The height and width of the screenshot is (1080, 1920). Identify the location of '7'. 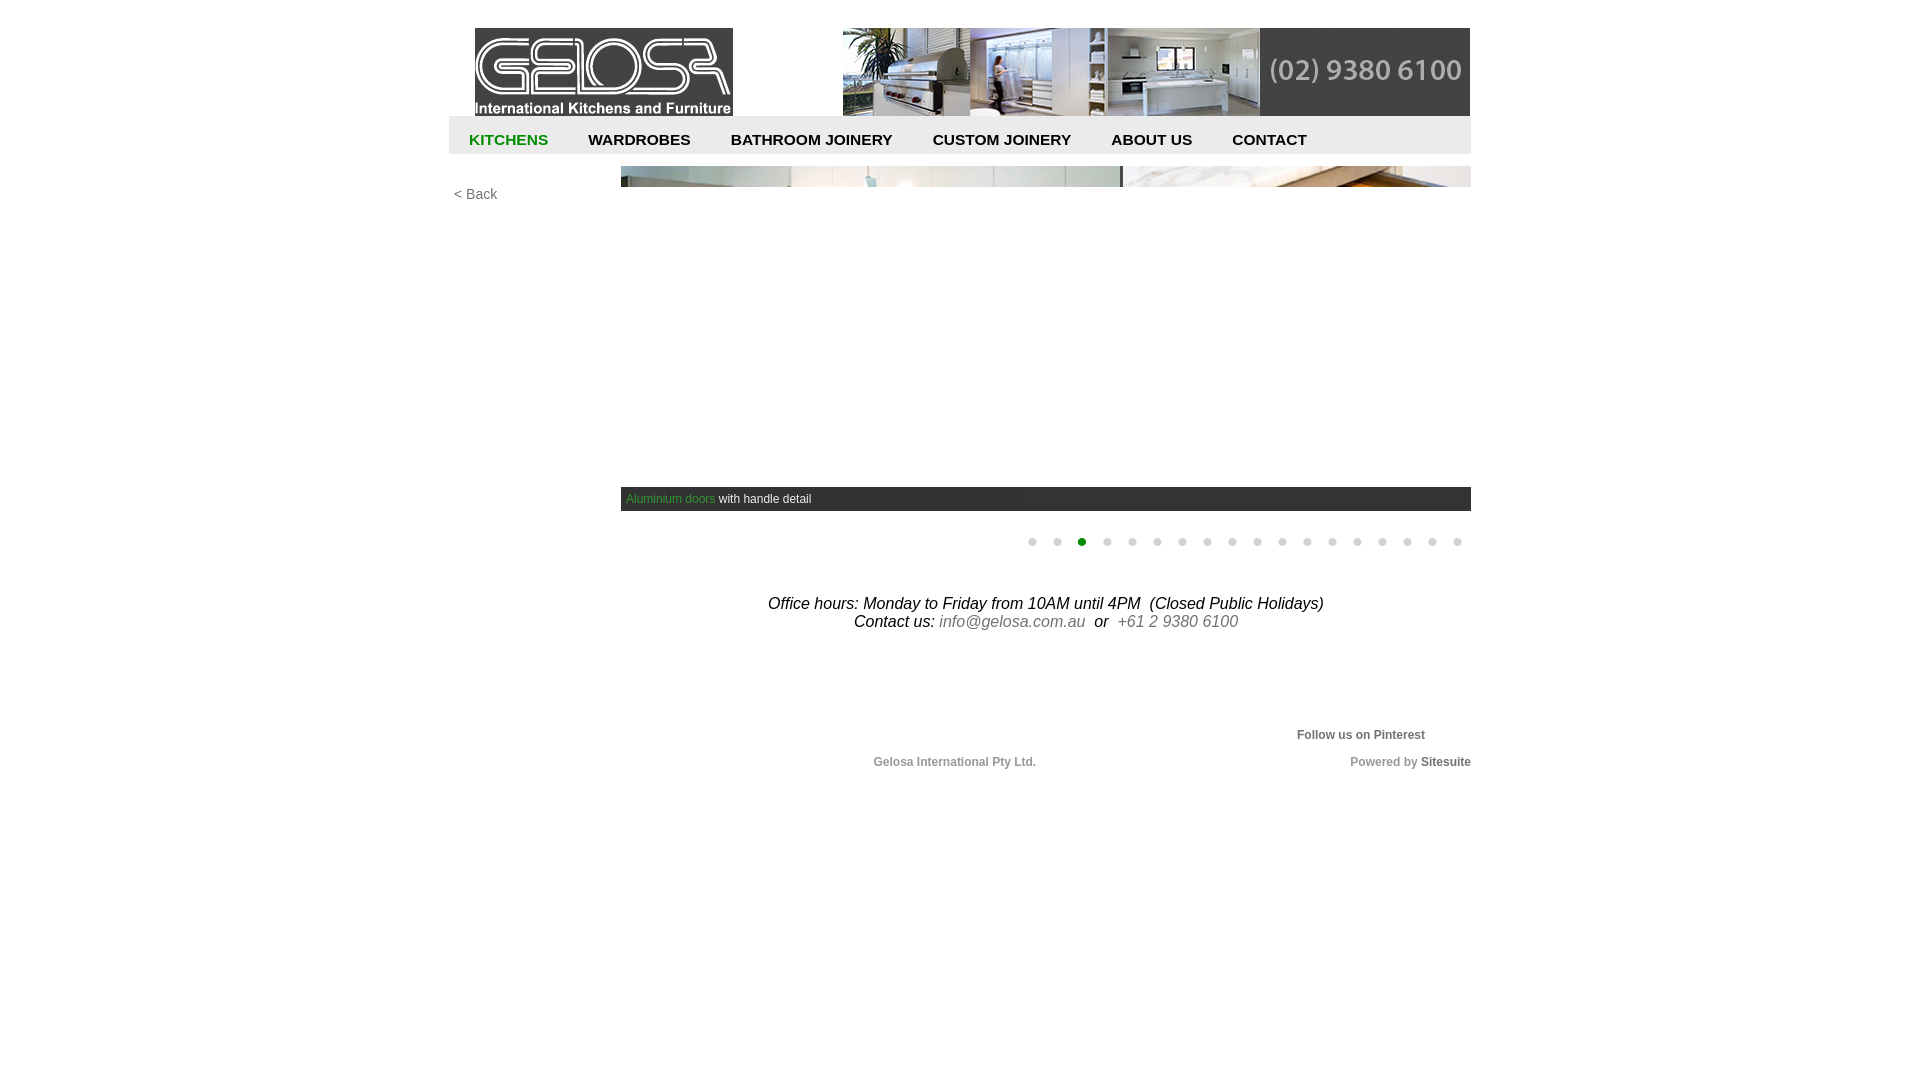
(1181, 542).